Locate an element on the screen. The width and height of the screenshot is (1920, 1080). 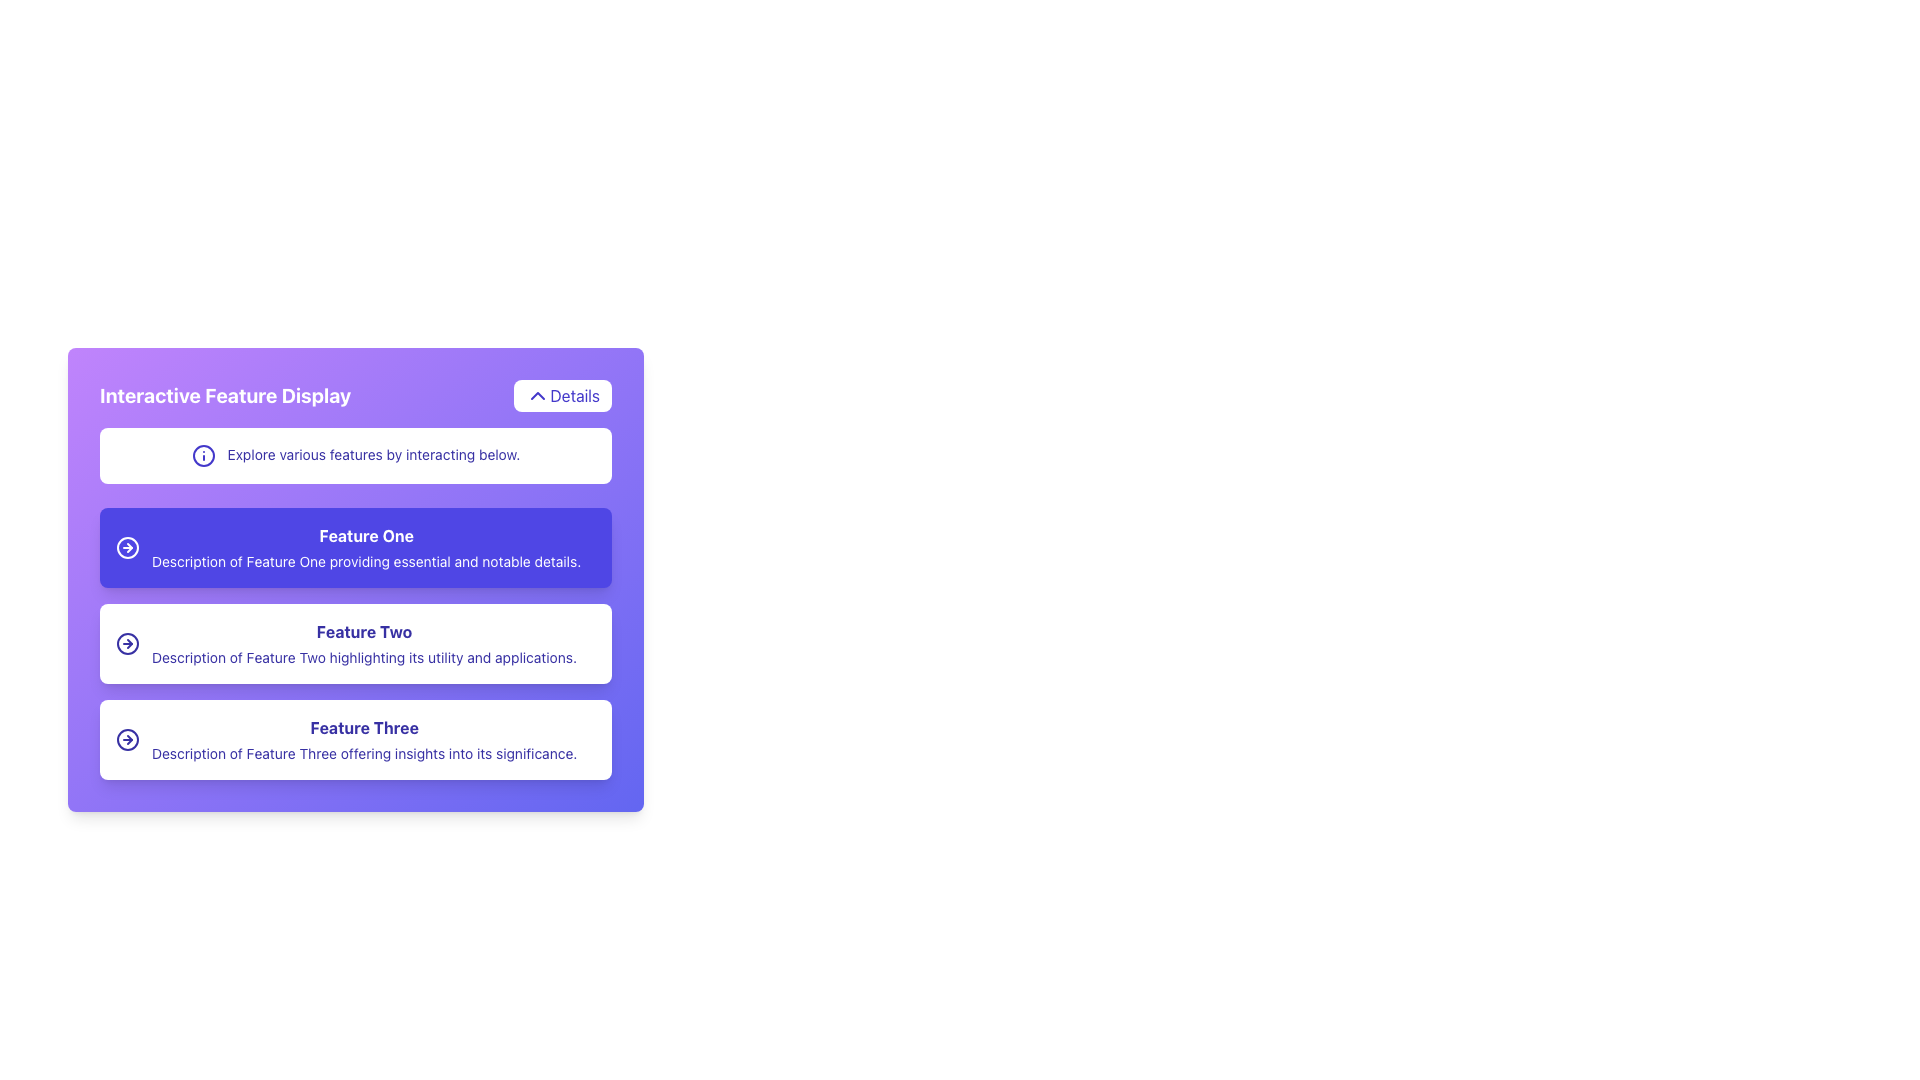
the bold-styled text label displaying 'Feature Two' located at the center of the light purple card above the descriptive text is located at coordinates (364, 632).